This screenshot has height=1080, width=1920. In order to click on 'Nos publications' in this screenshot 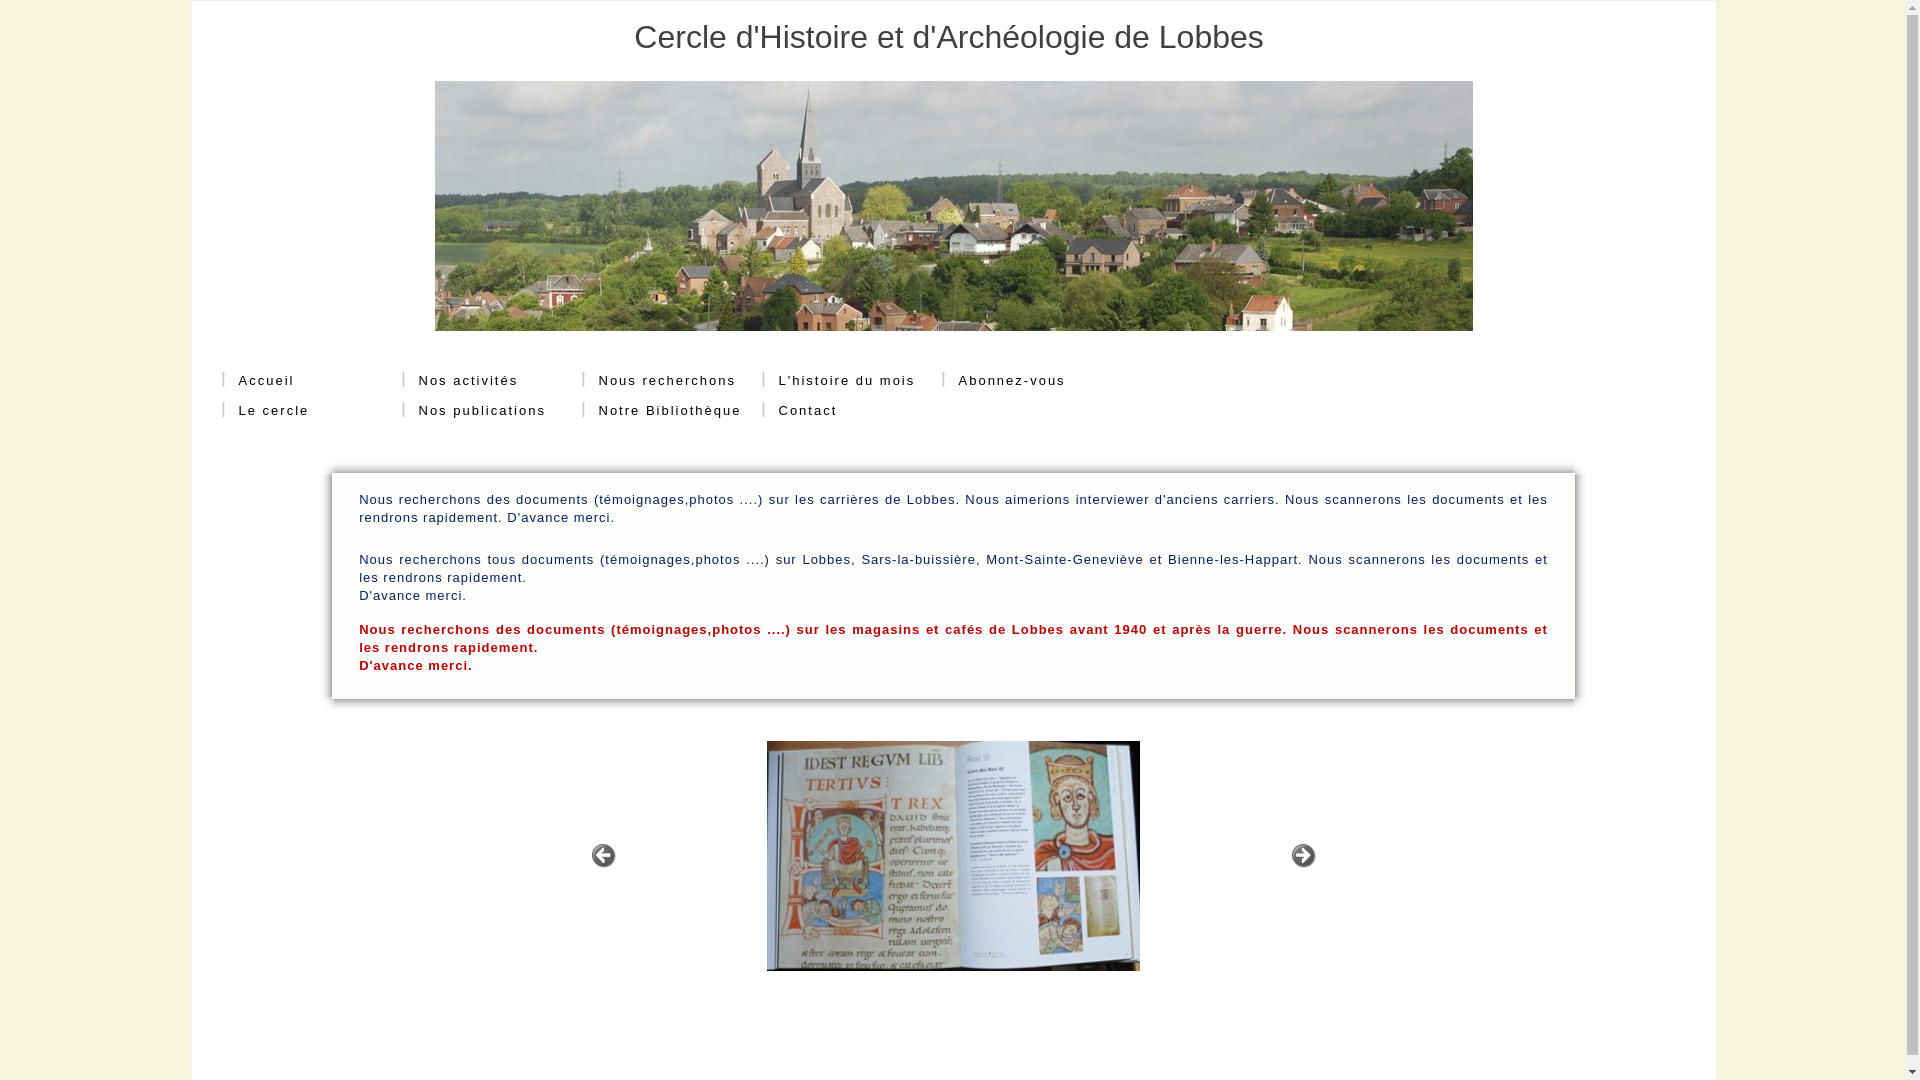, I will do `click(416, 410)`.